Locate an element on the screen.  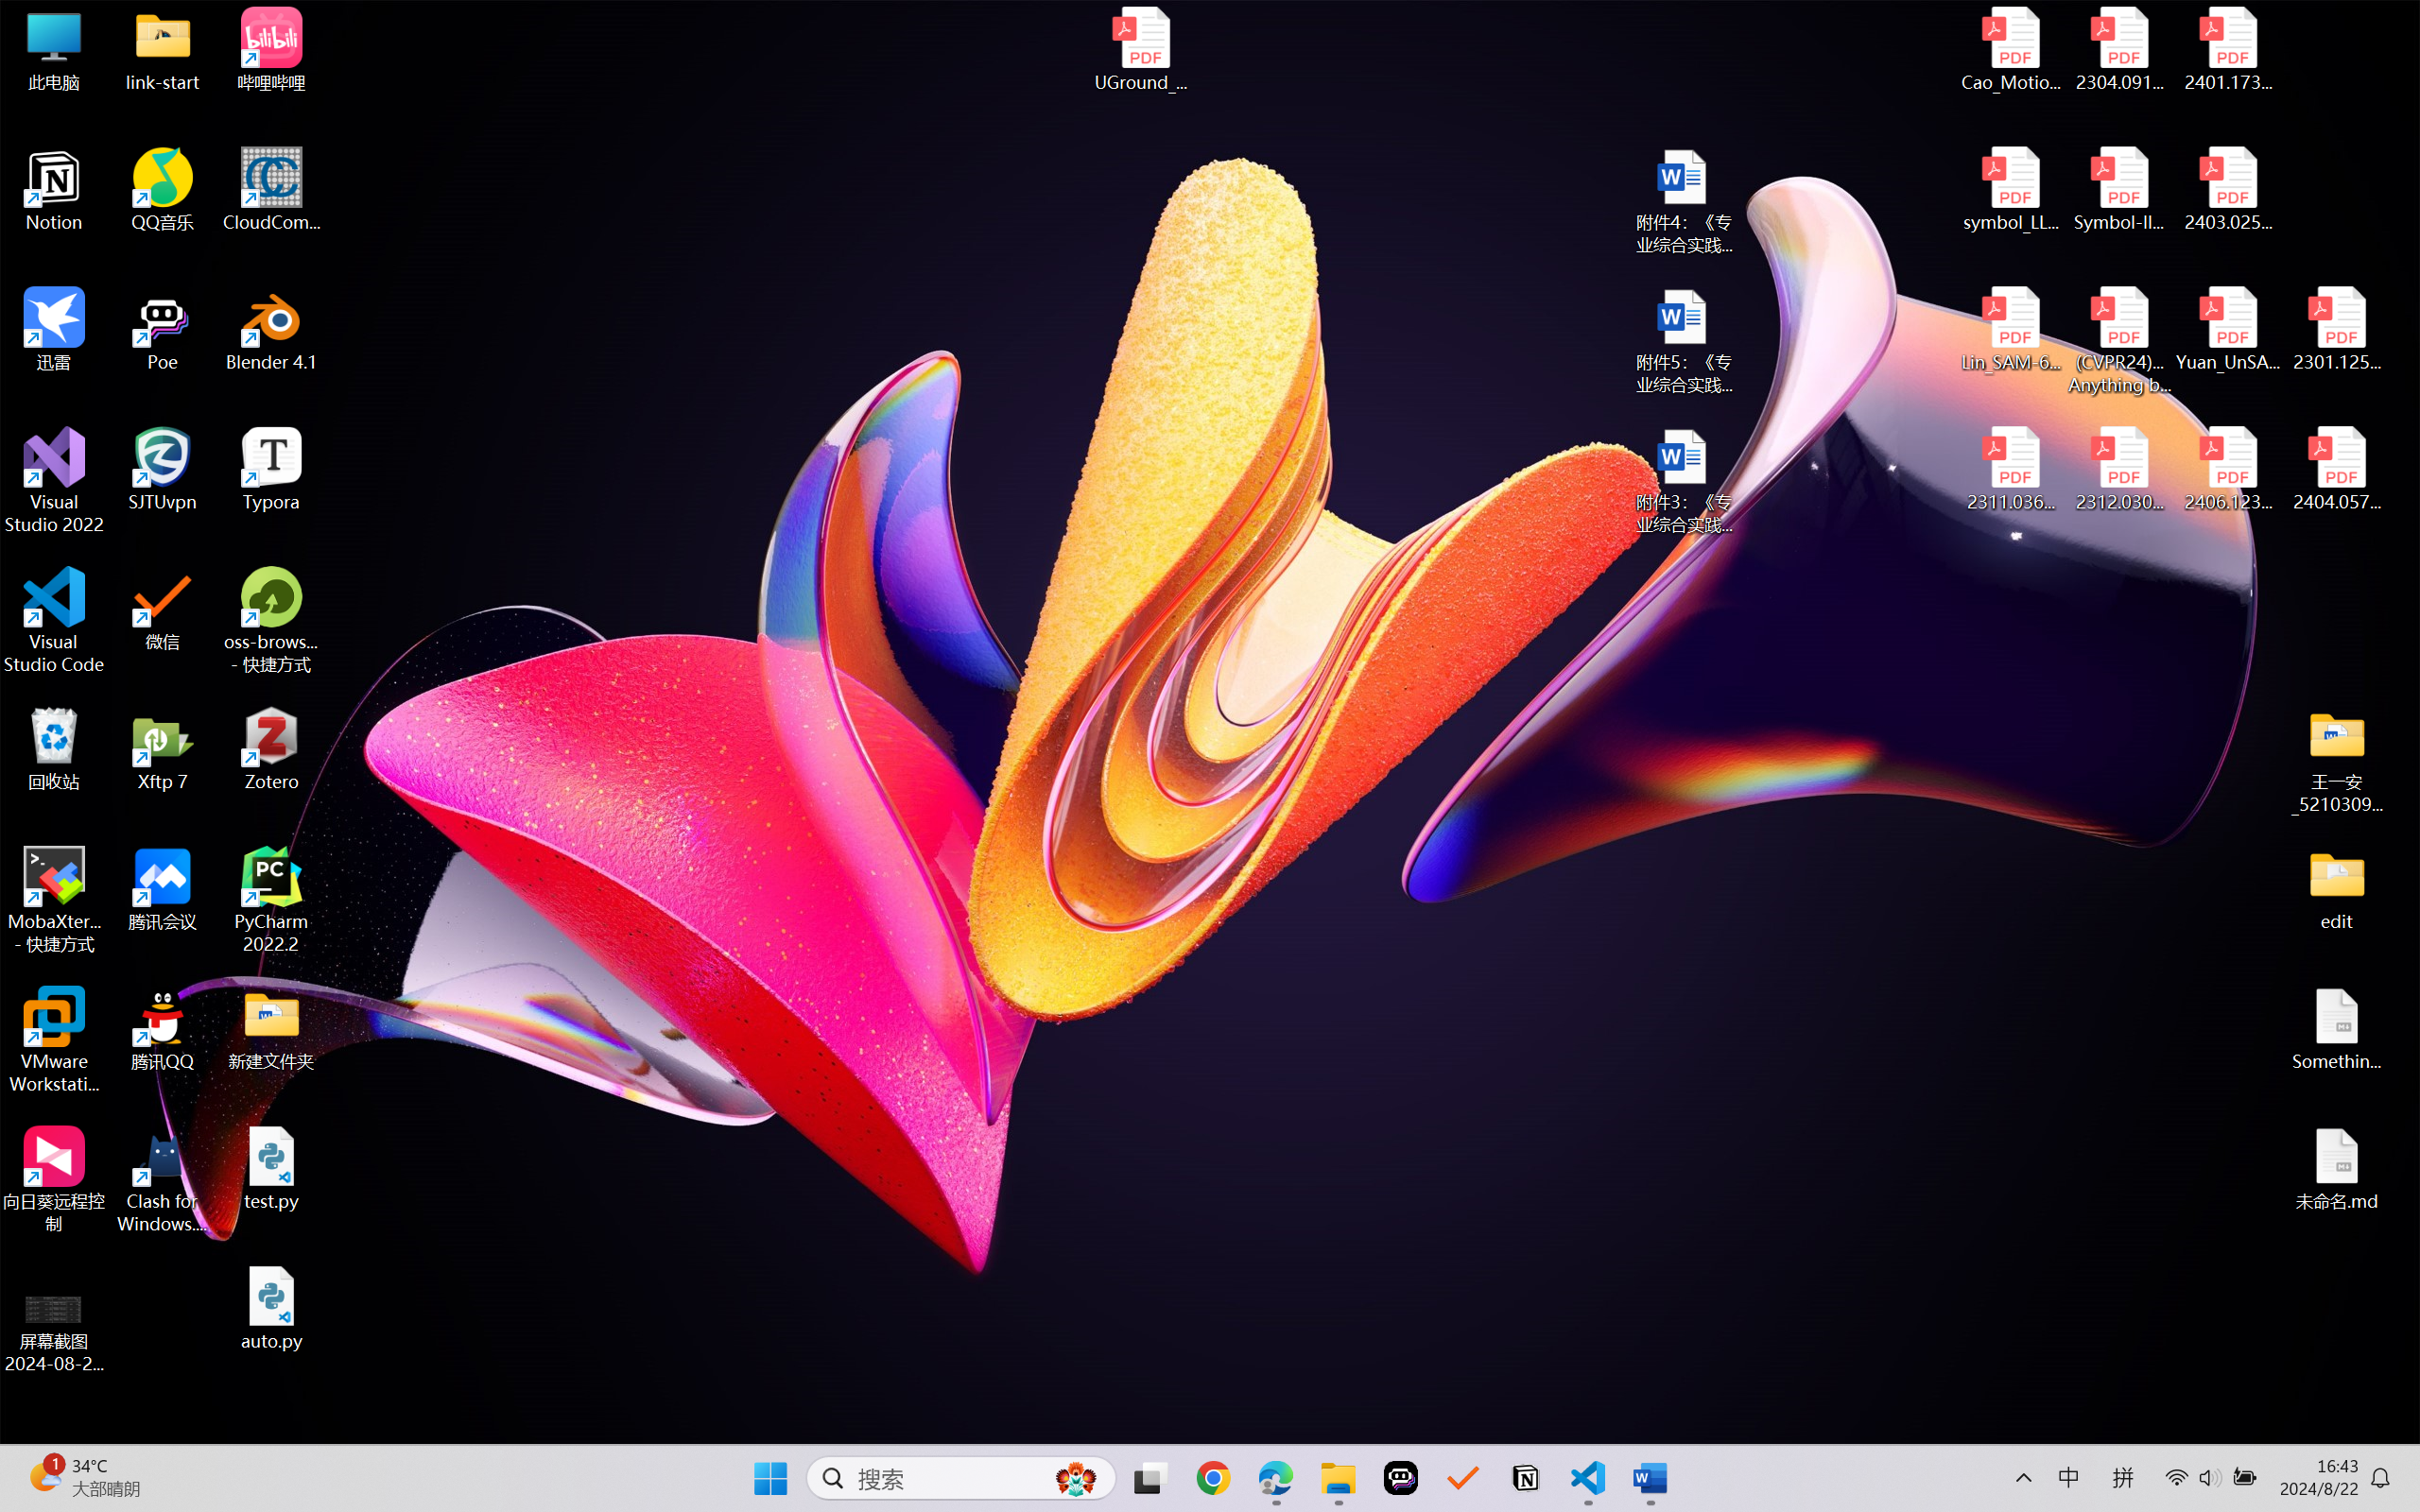
'symbol_LLM.pdf' is located at coordinates (2011, 190).